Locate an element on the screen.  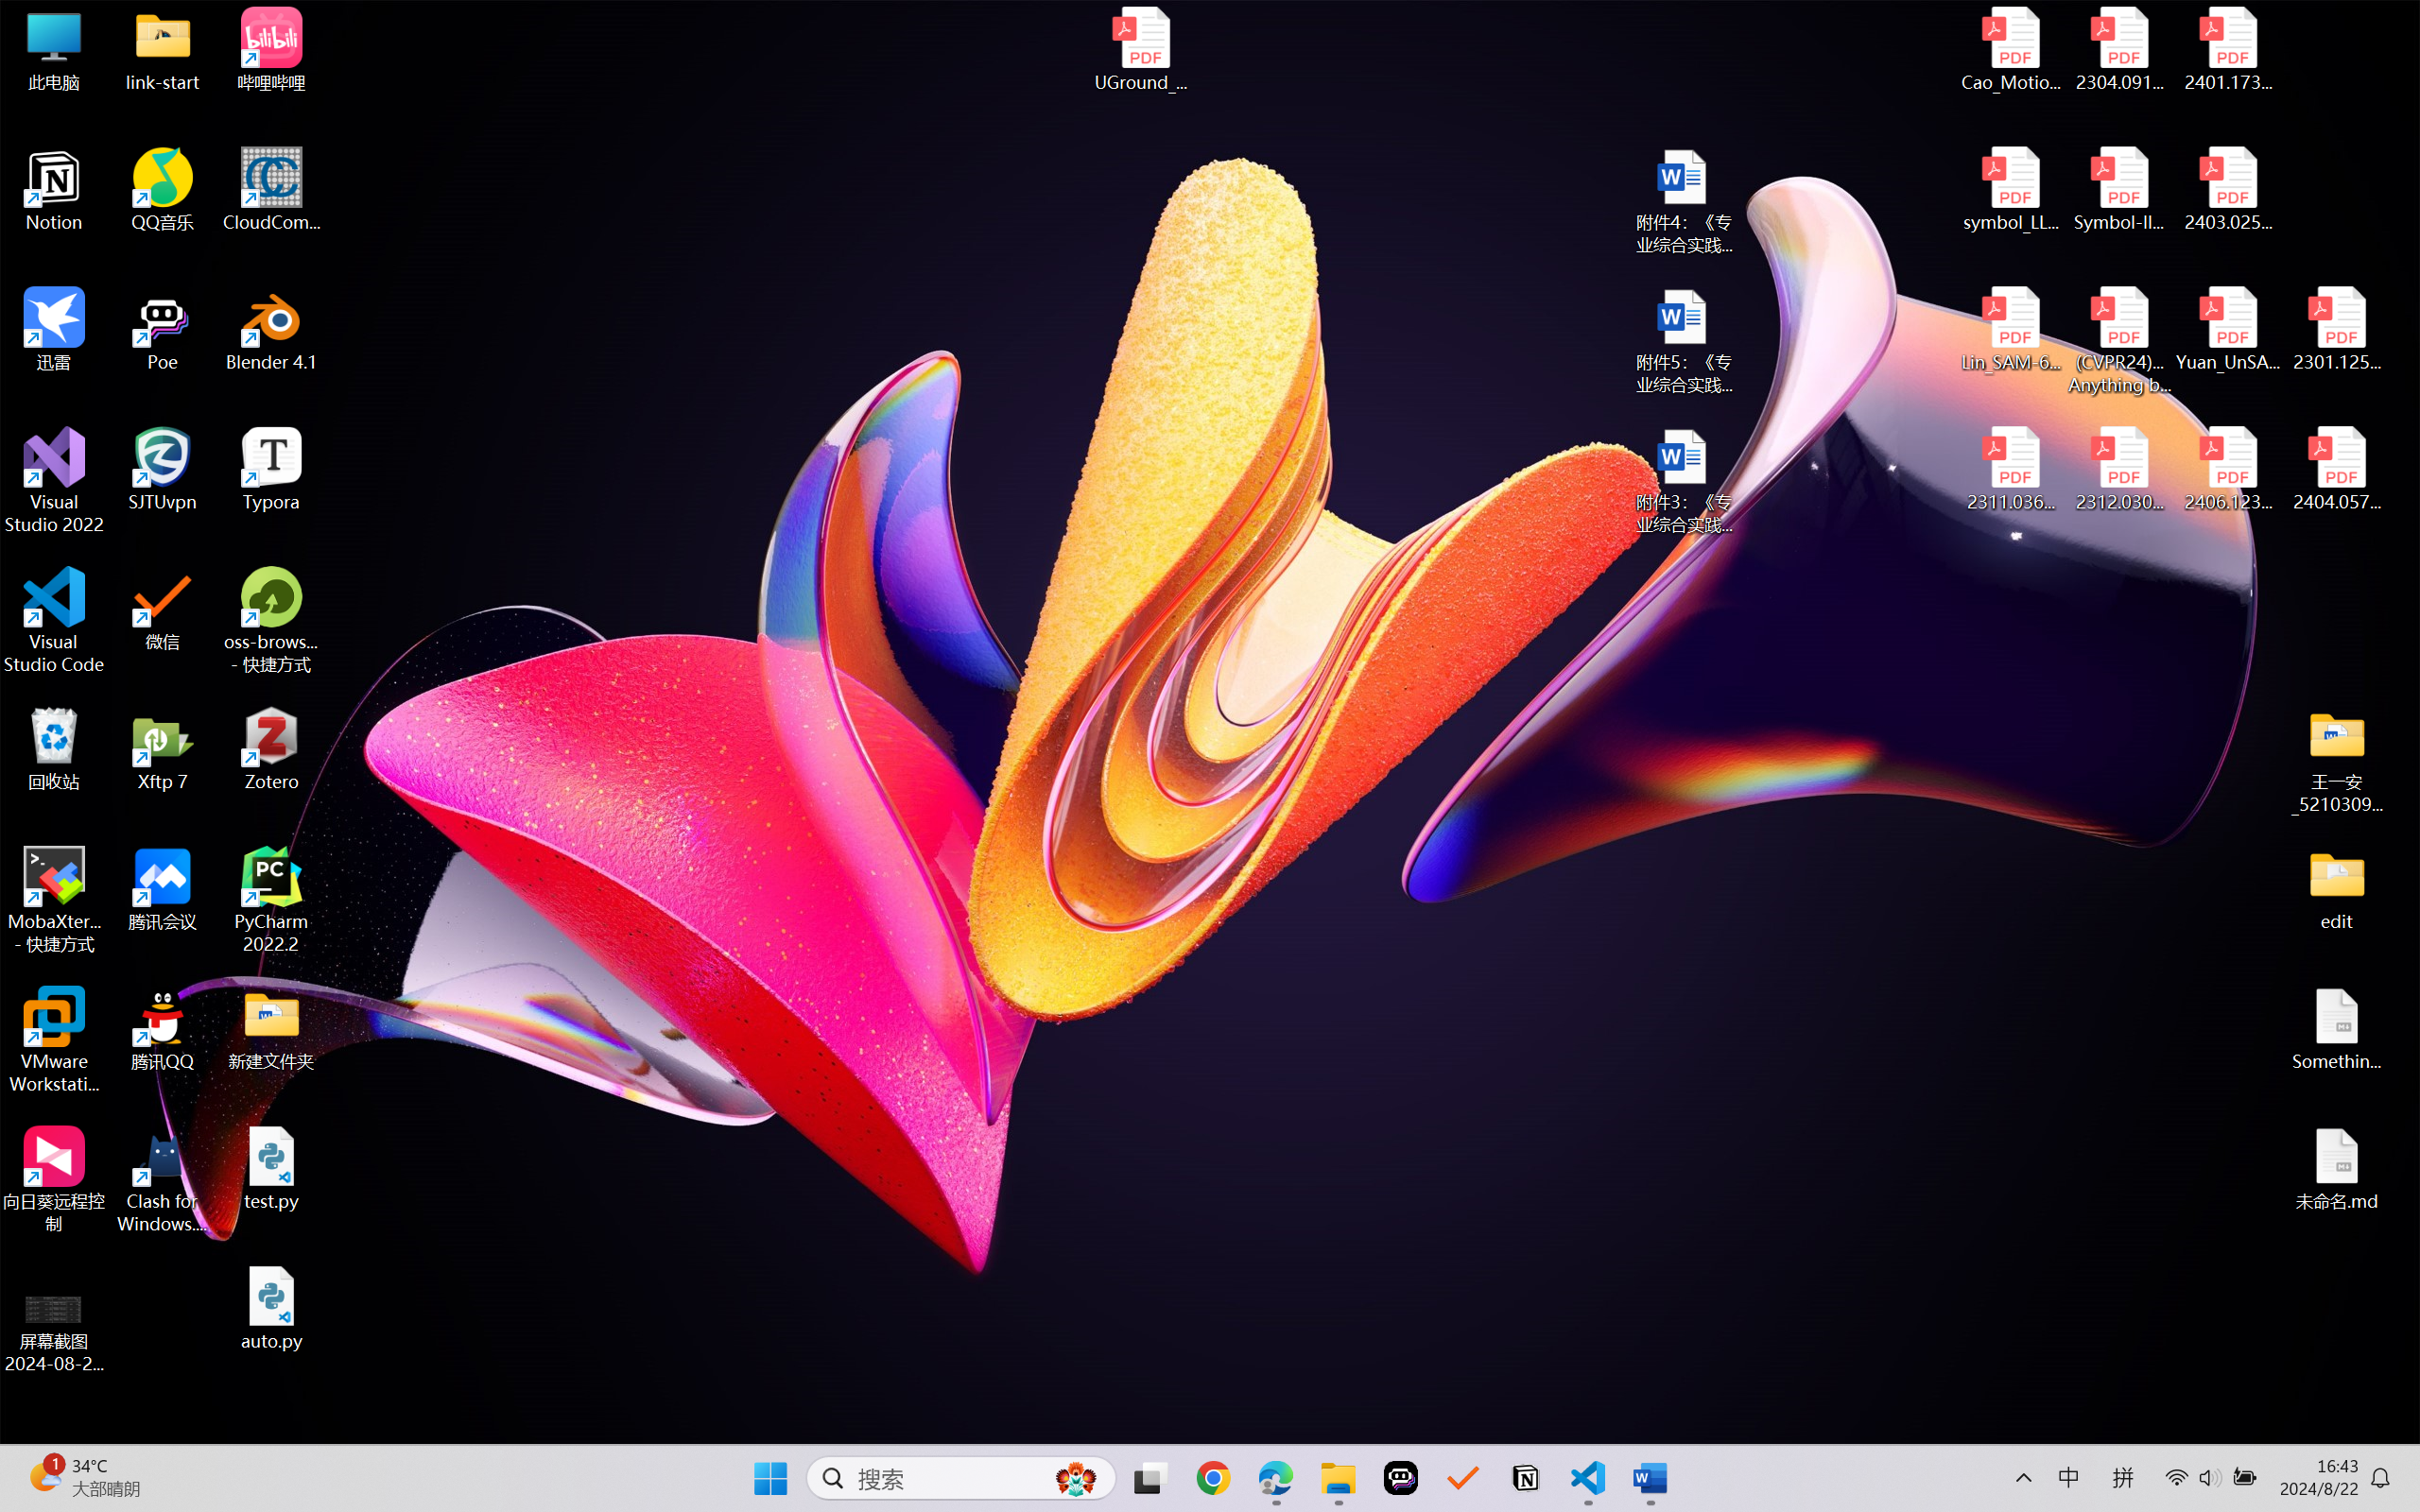
'symbol_LLM.pdf' is located at coordinates (2011, 190).